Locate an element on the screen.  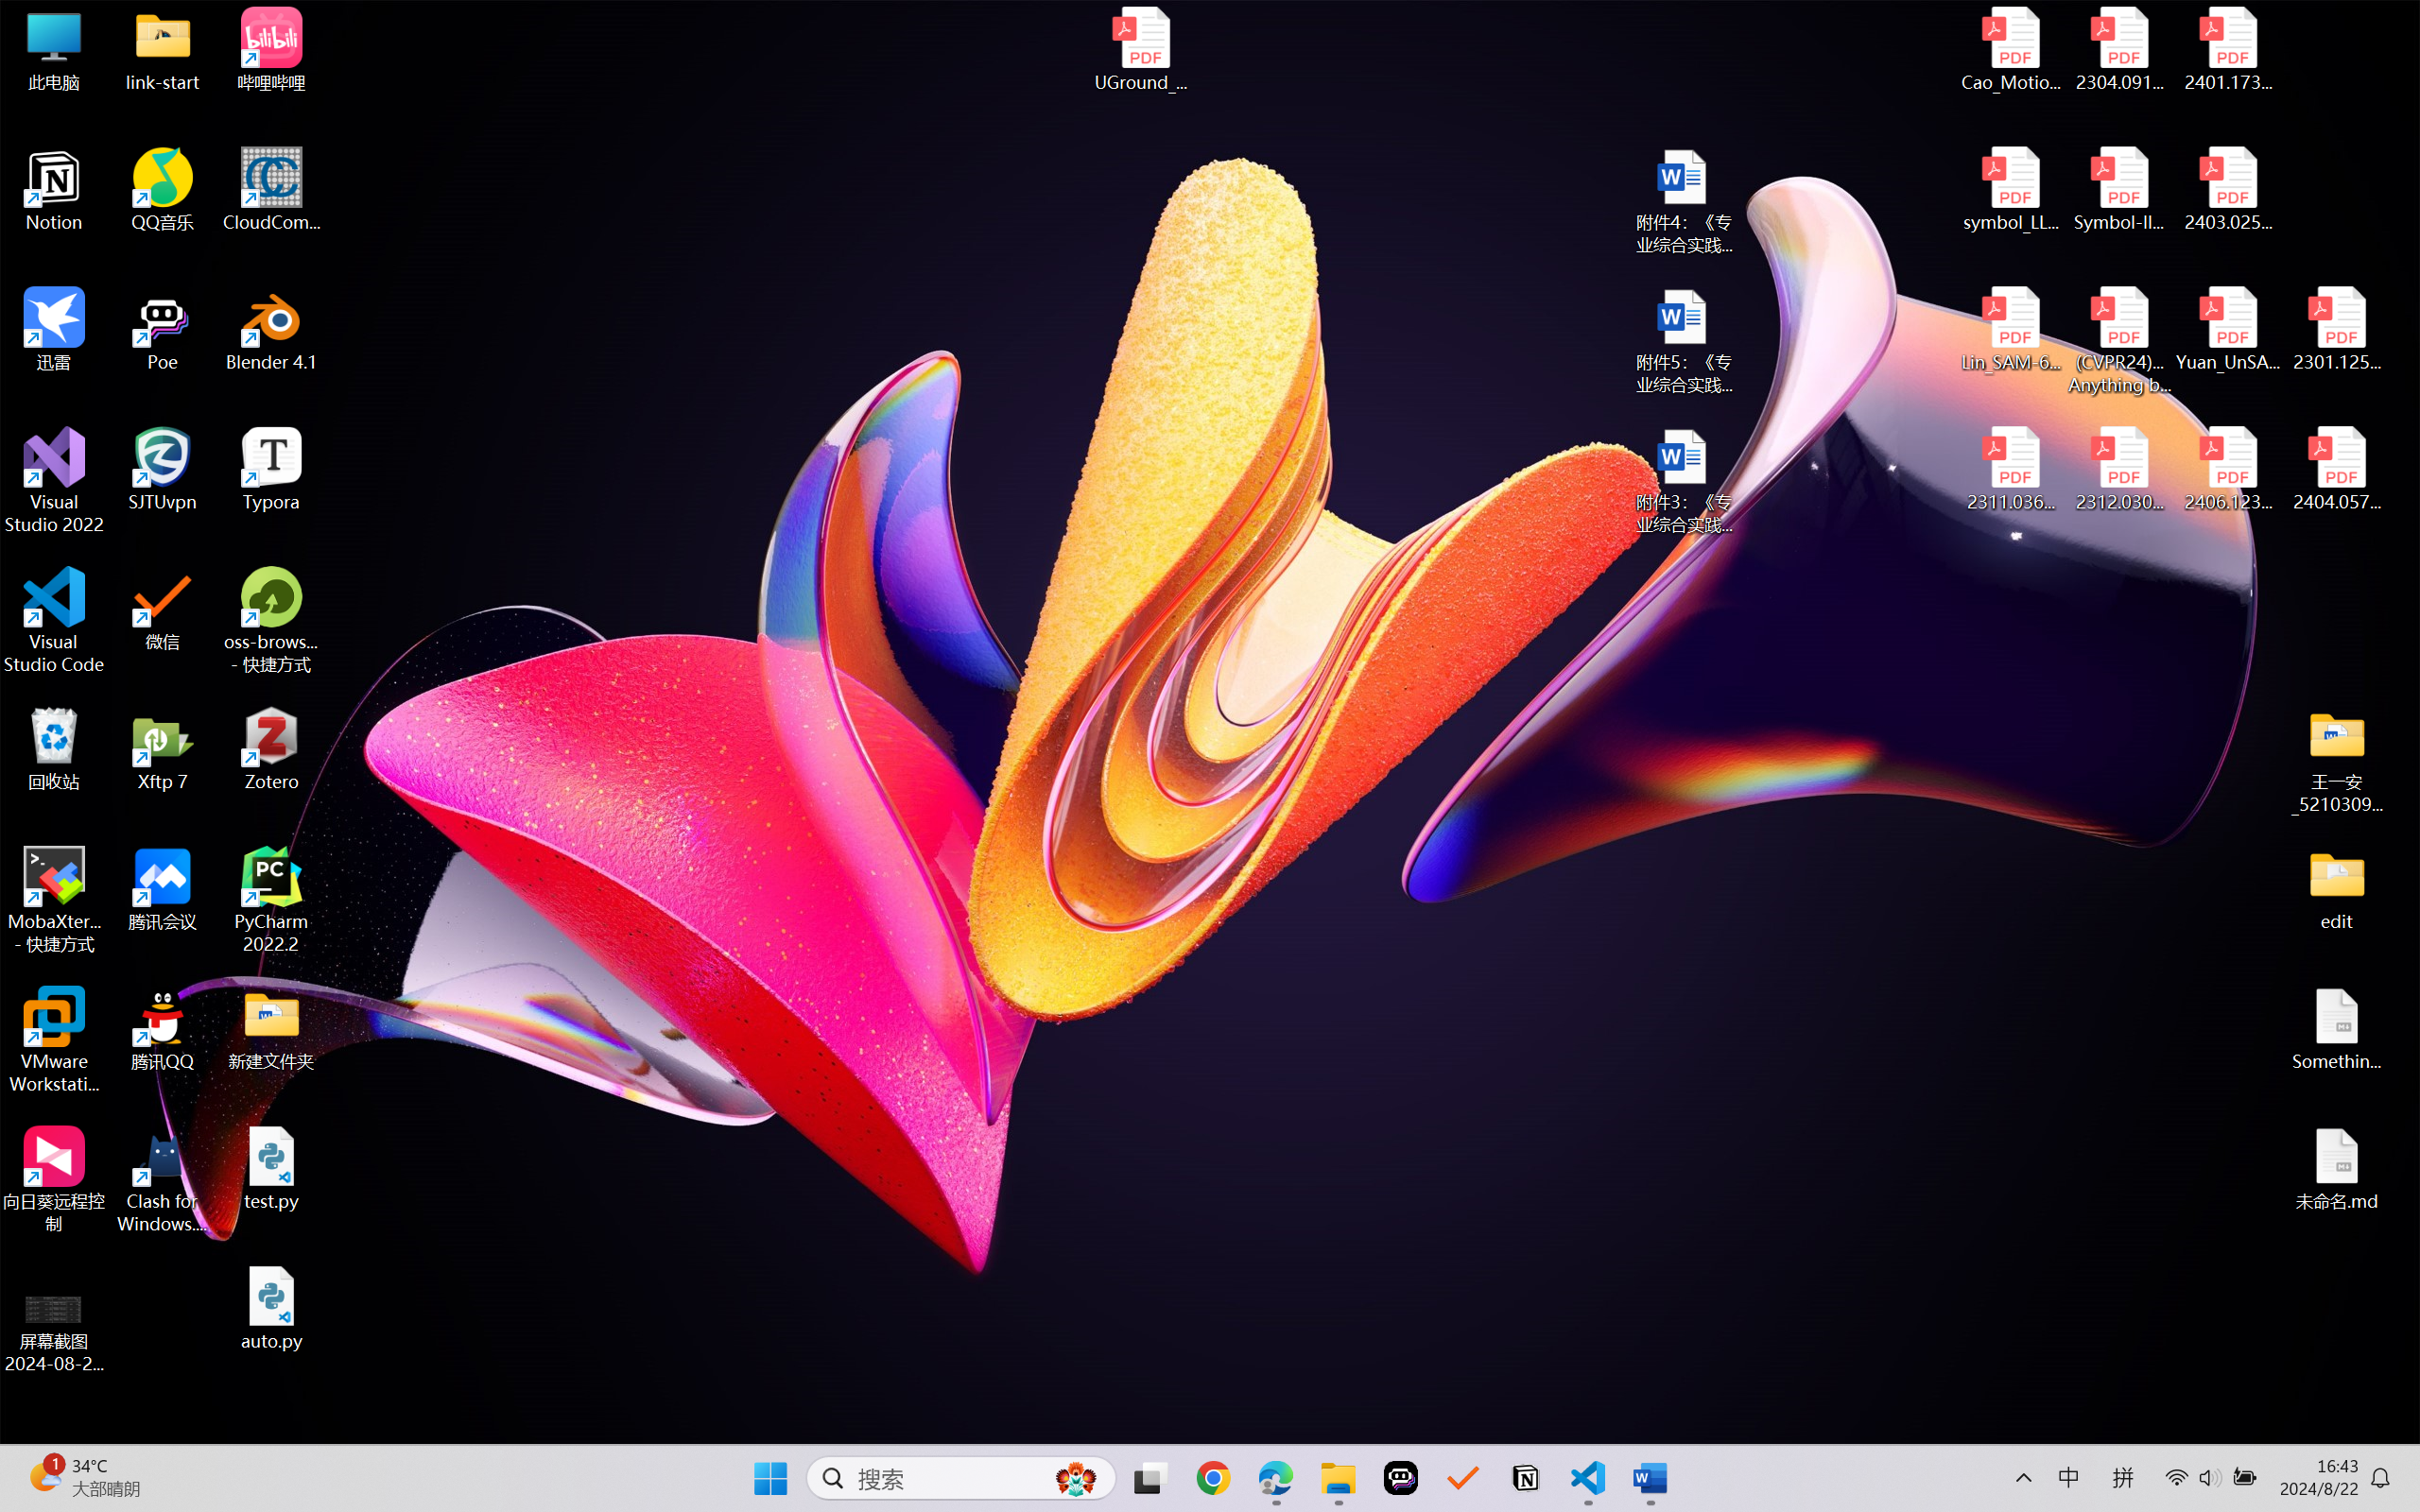
'symbol_LLM.pdf' is located at coordinates (2011, 190).